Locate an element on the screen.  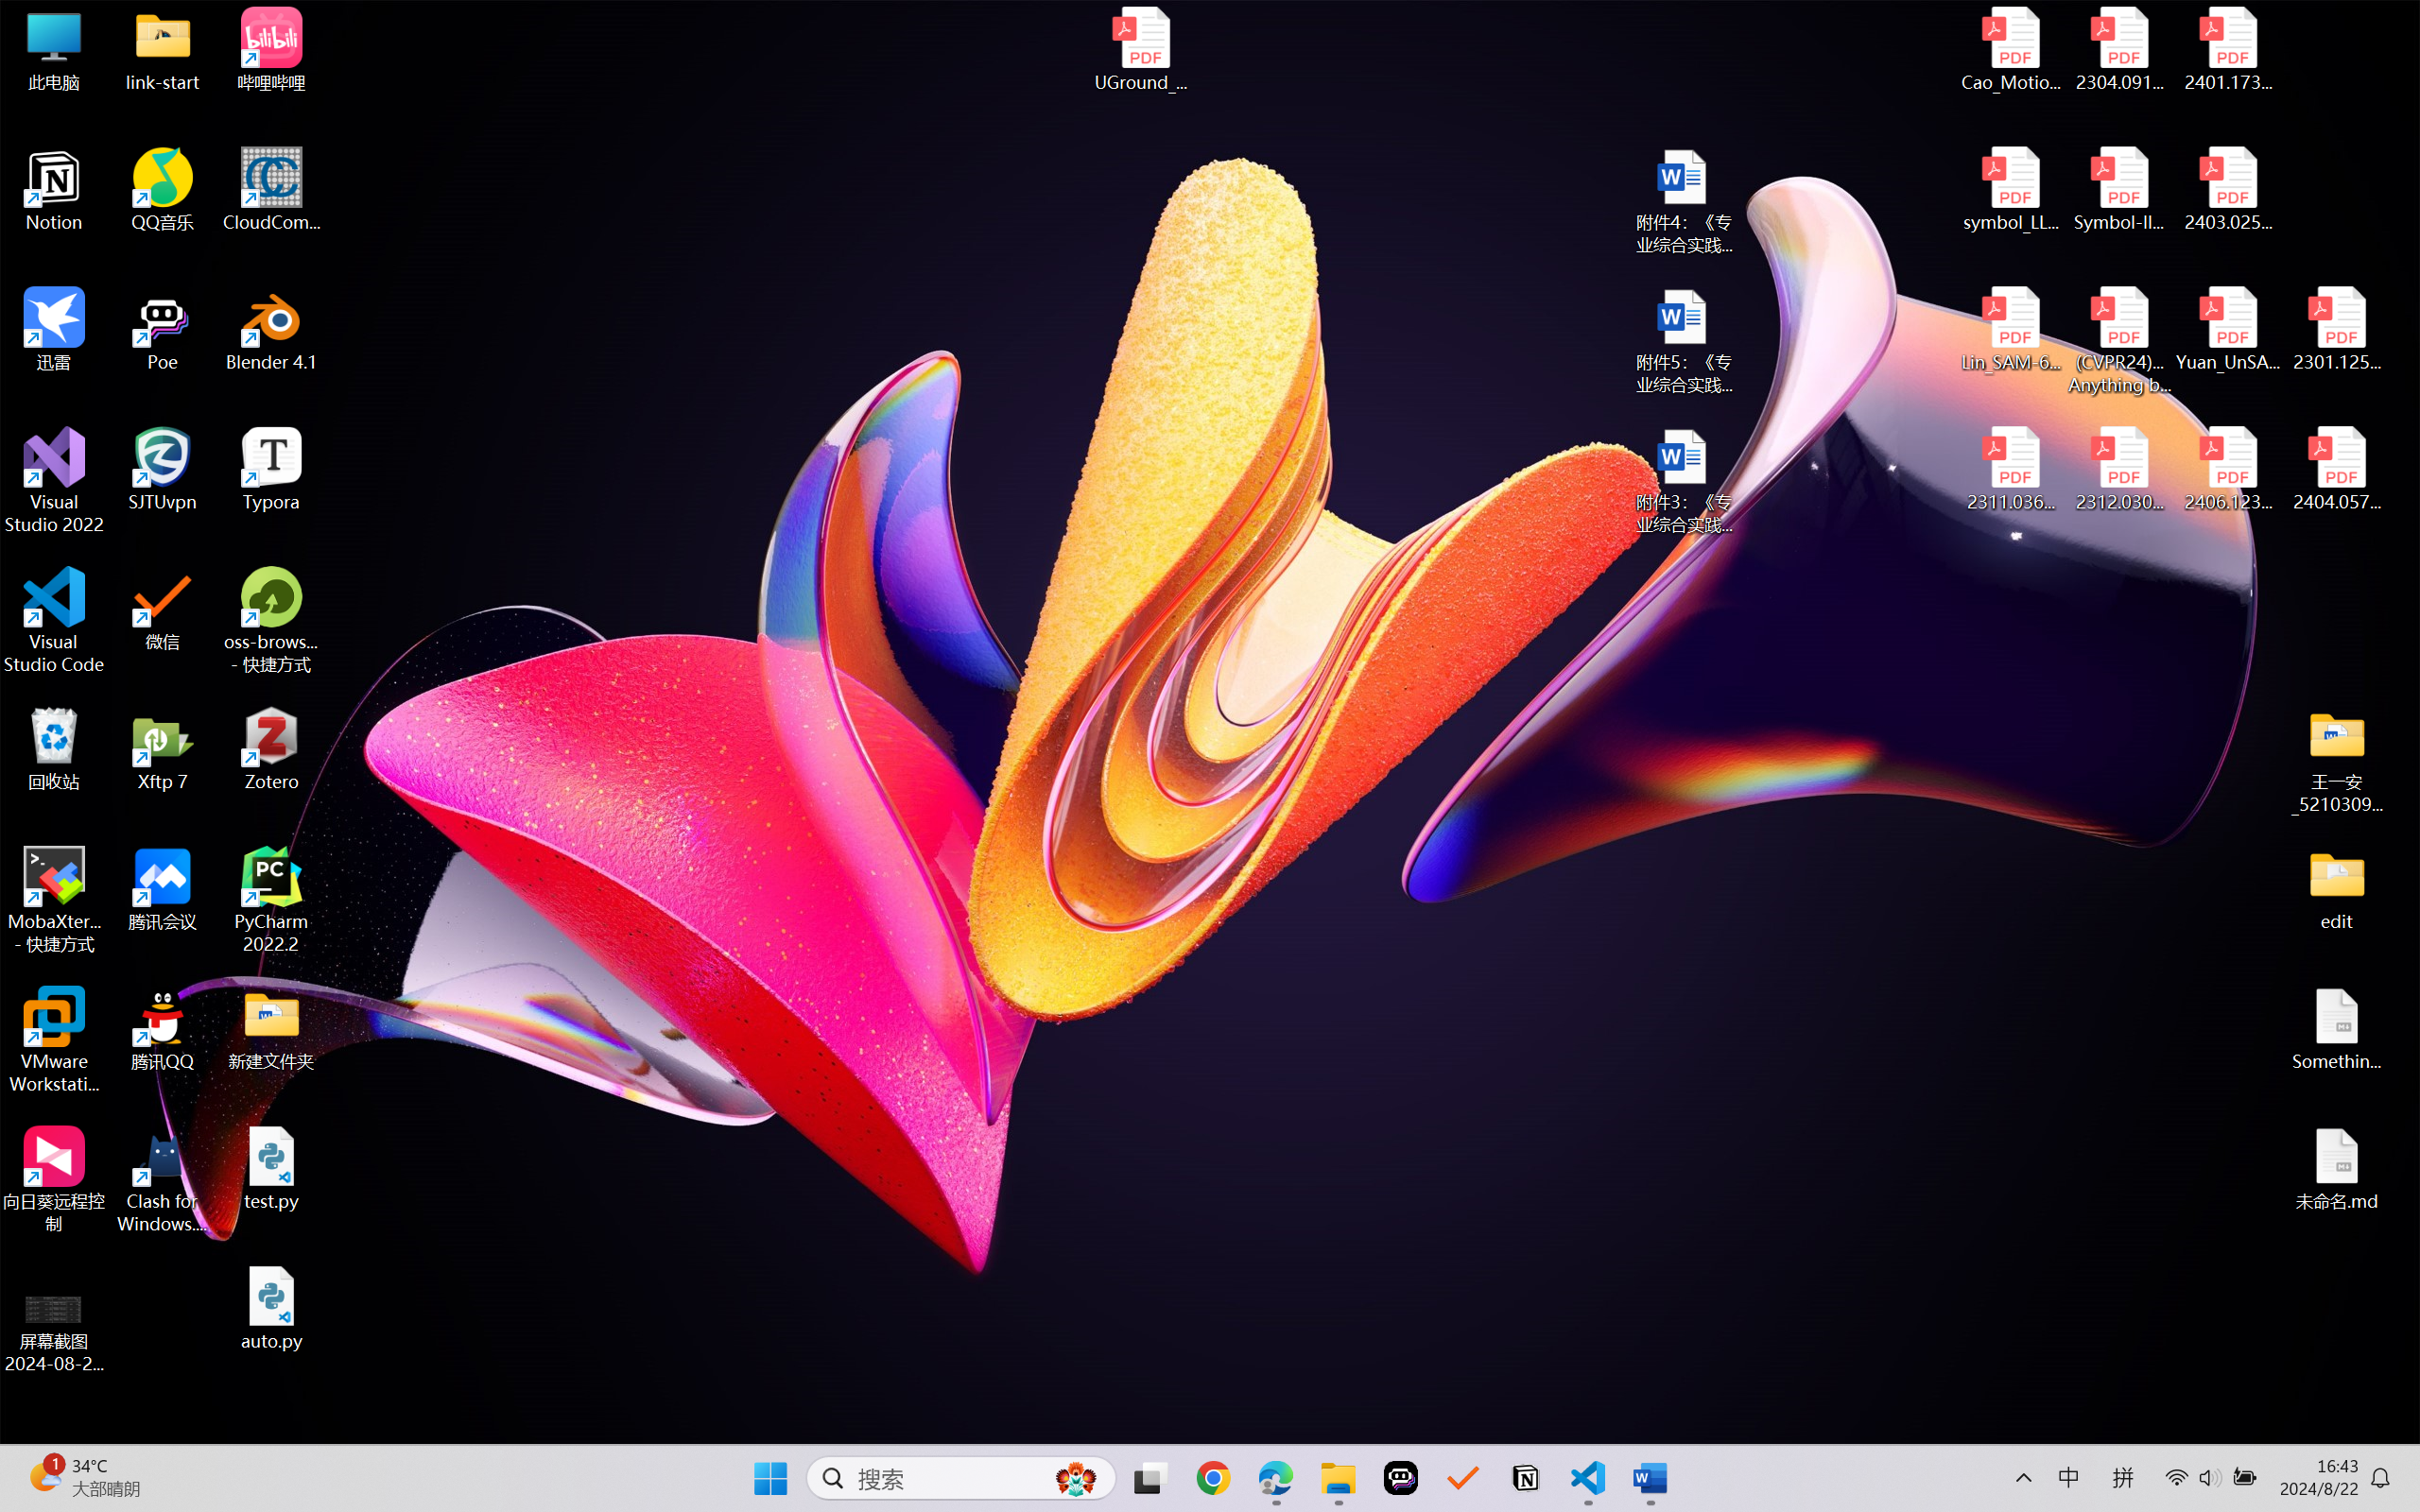
'symbol_LLM.pdf' is located at coordinates (2011, 190).